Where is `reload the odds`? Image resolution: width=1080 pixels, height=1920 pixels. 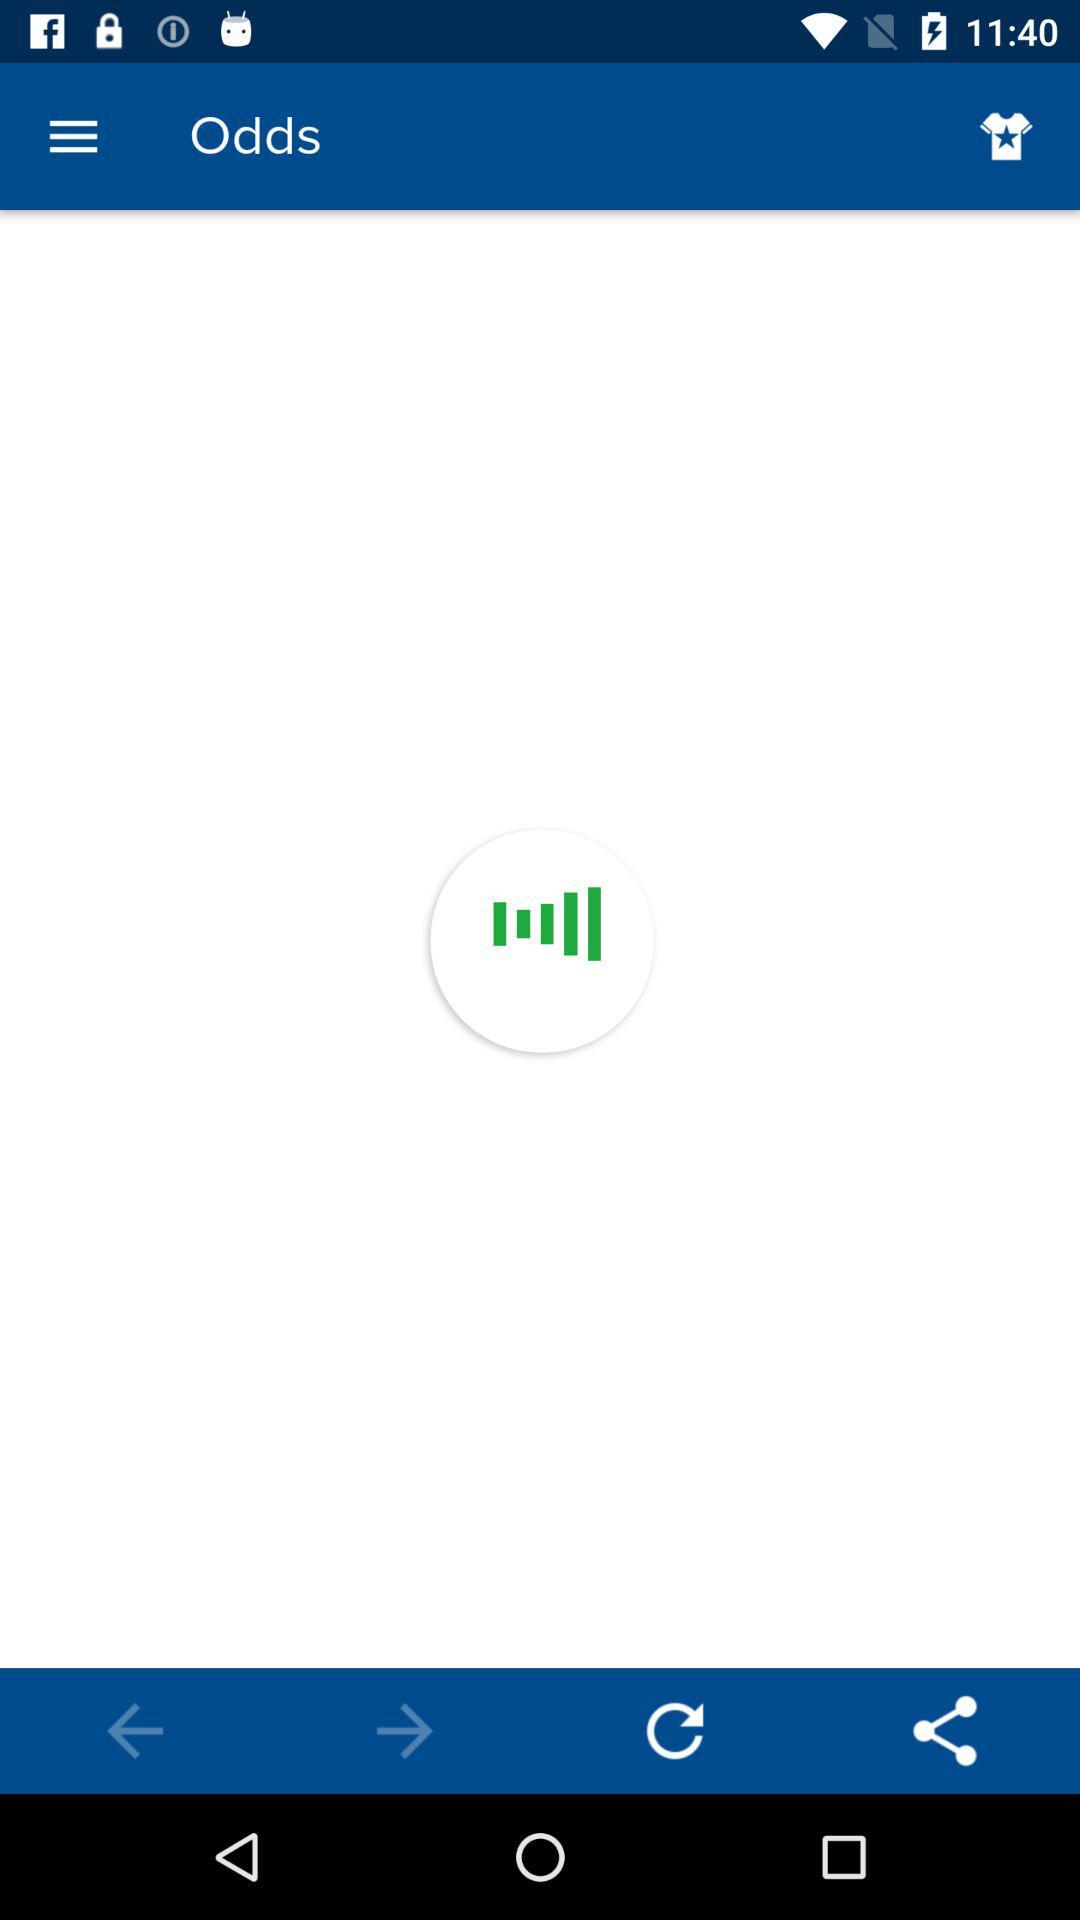
reload the odds is located at coordinates (675, 1730).